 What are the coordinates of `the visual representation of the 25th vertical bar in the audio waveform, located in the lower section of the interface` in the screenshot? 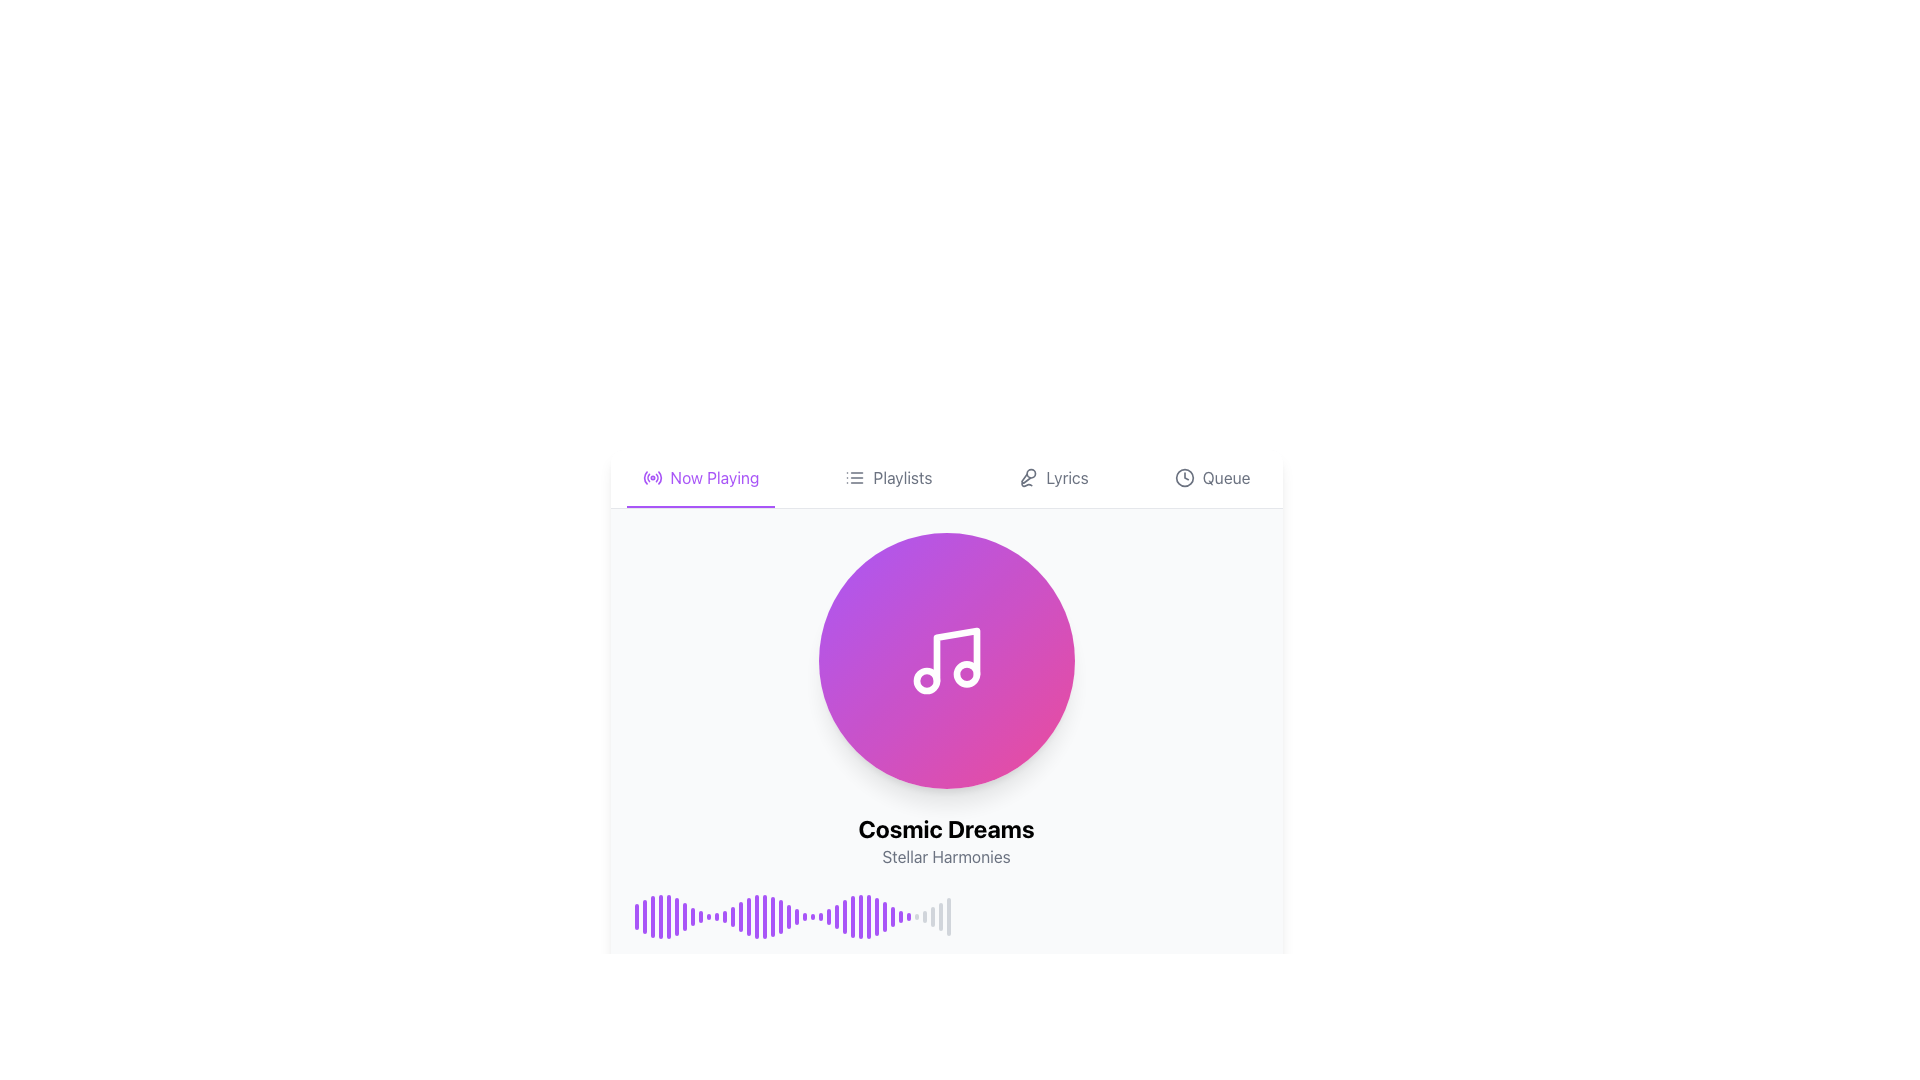 It's located at (891, 917).